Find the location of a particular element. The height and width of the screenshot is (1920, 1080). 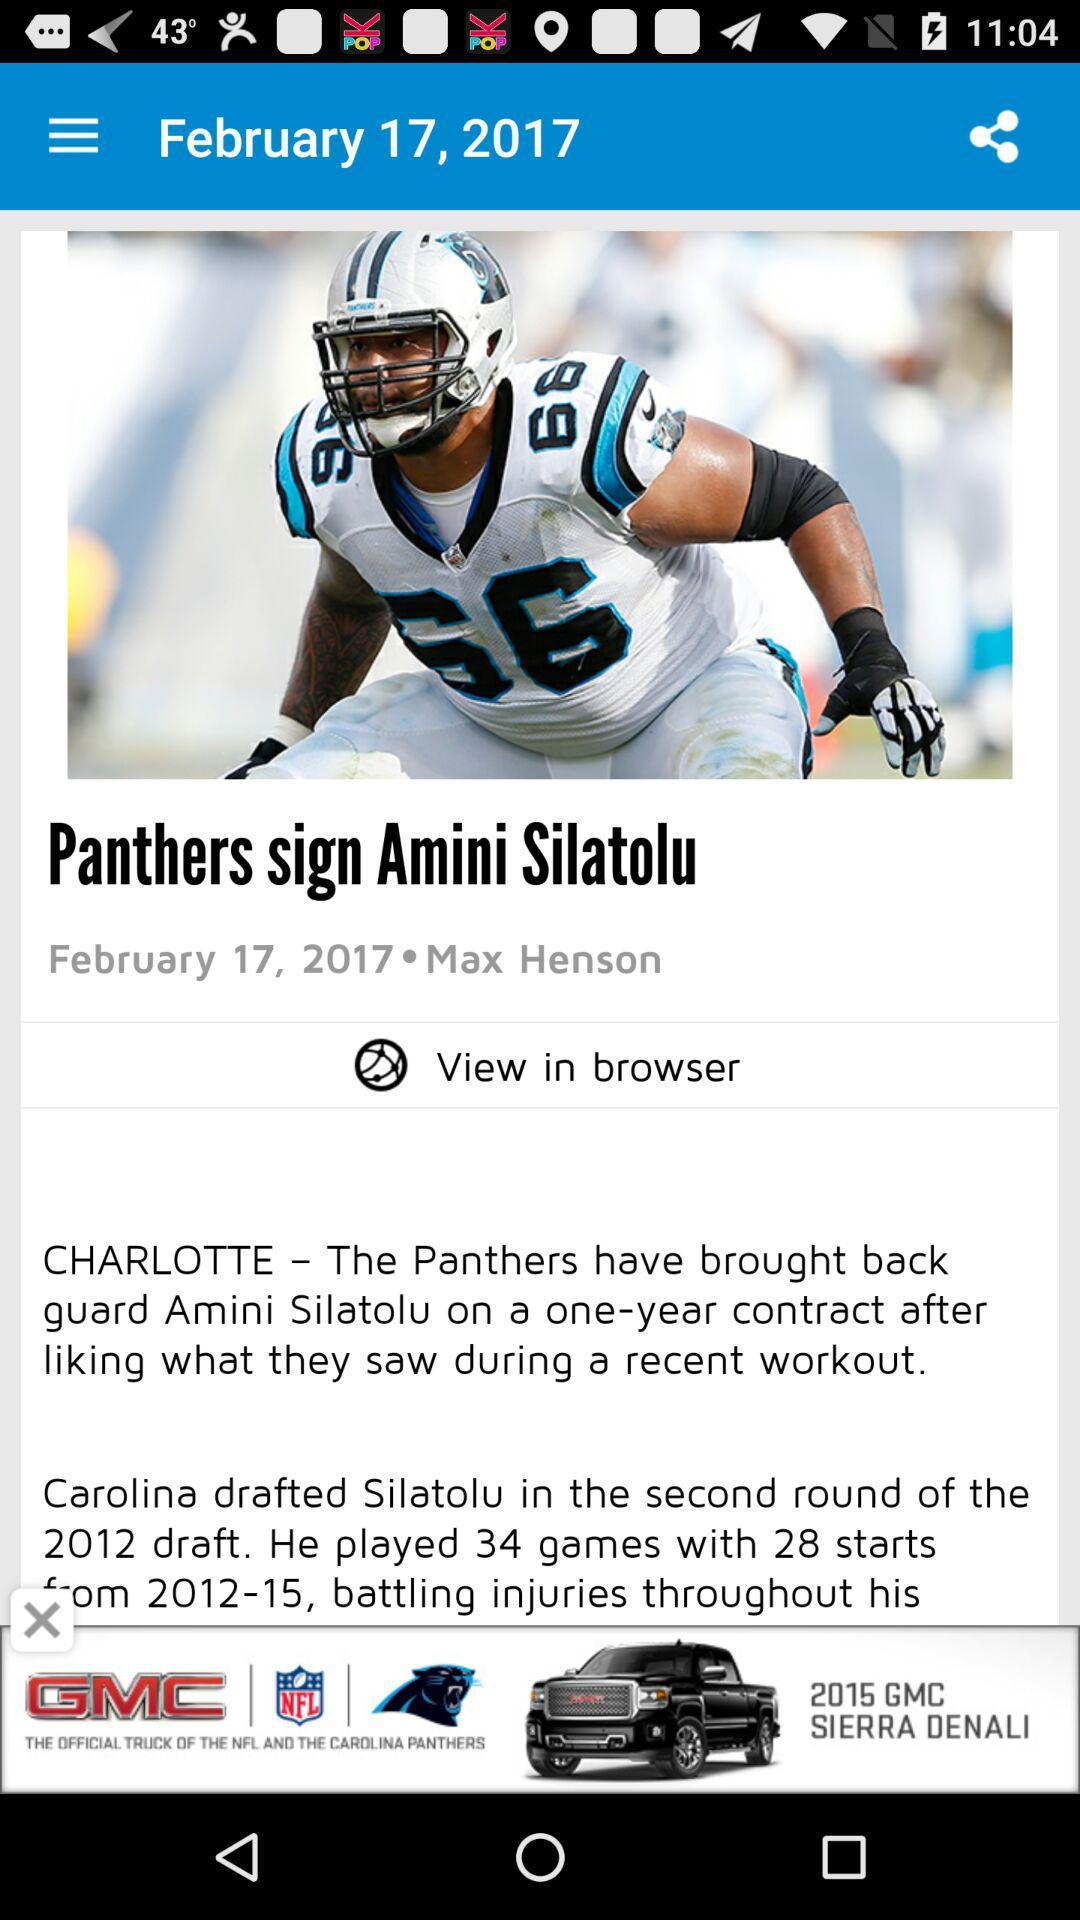

page is located at coordinates (42, 1620).